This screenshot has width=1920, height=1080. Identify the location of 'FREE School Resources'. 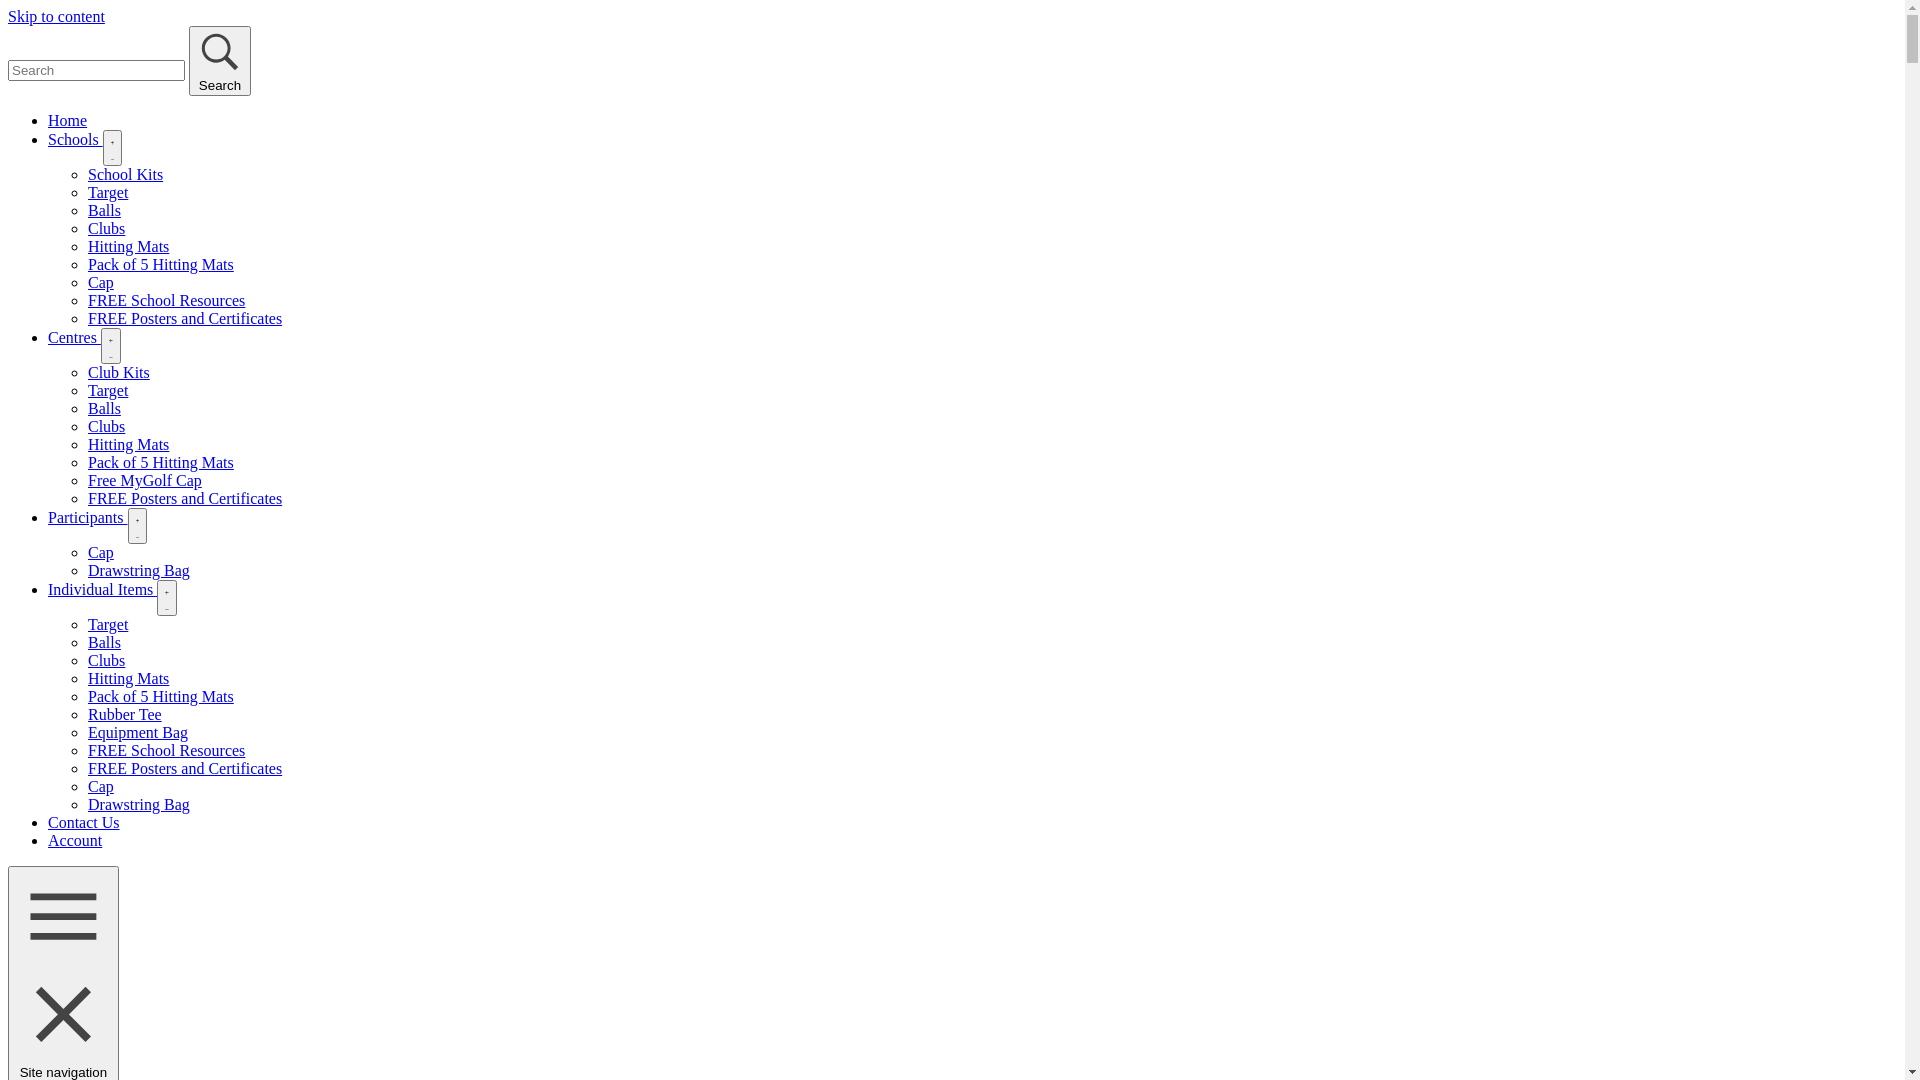
(166, 750).